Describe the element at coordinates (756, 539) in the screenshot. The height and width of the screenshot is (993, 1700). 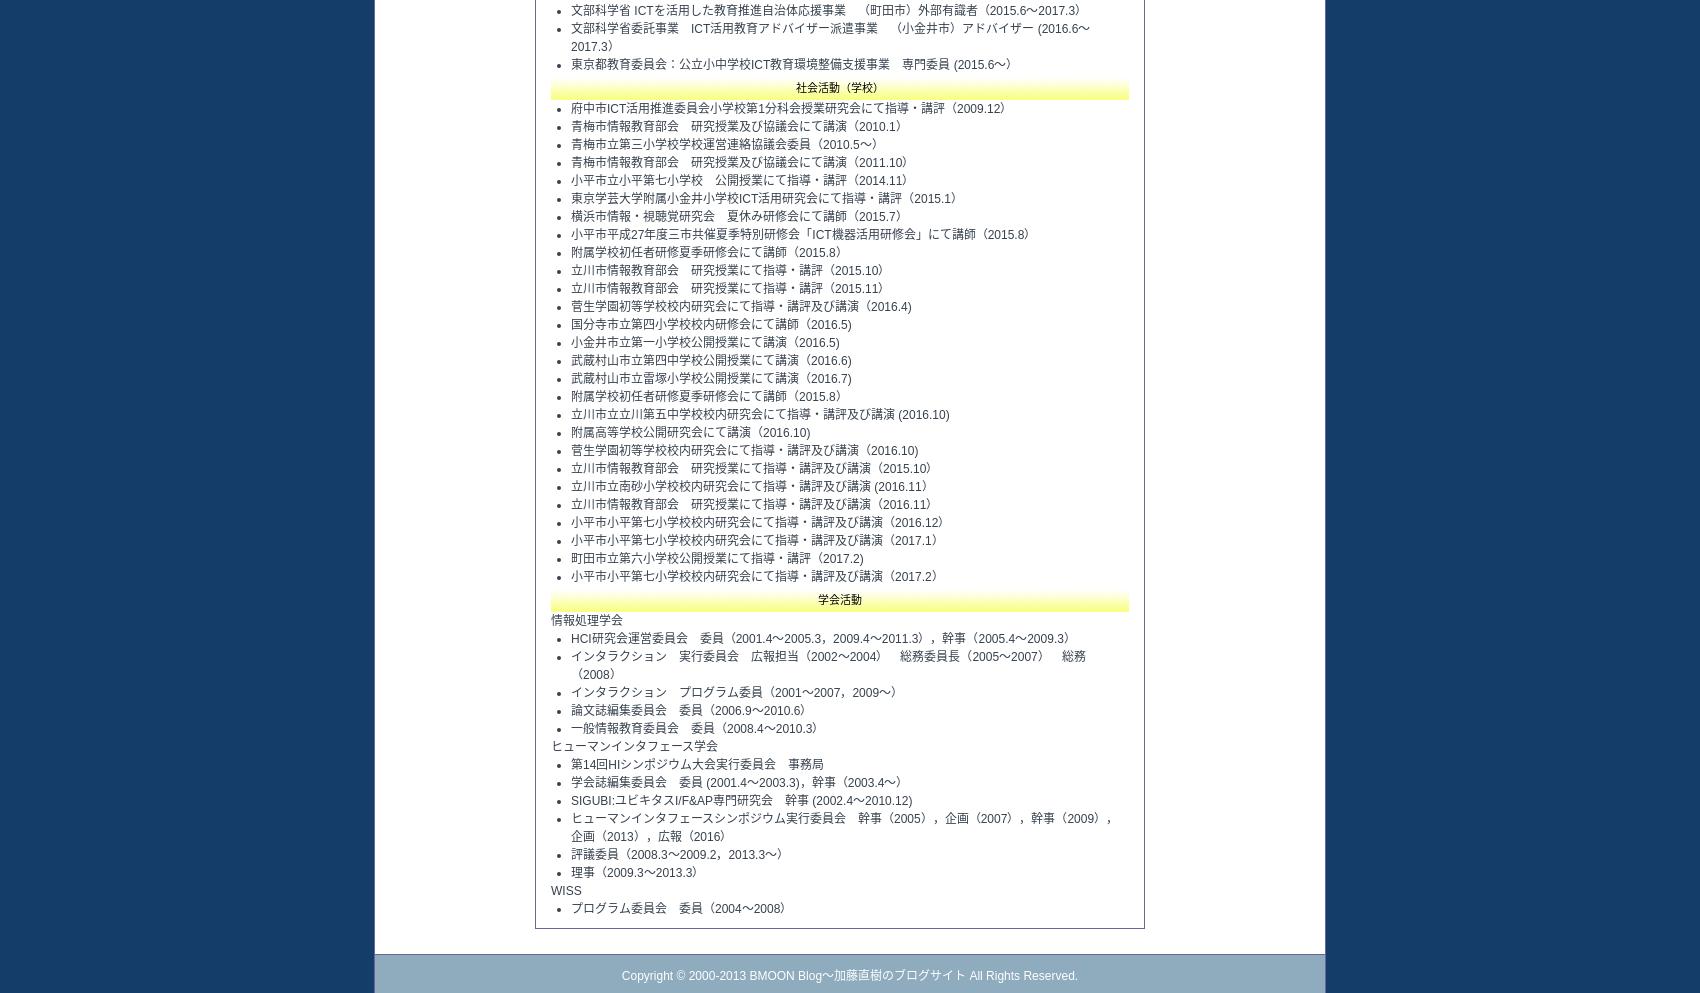
I see `'小平市小平第七小学校校内研究会にて指導・講評及び講演（2017.1）'` at that location.